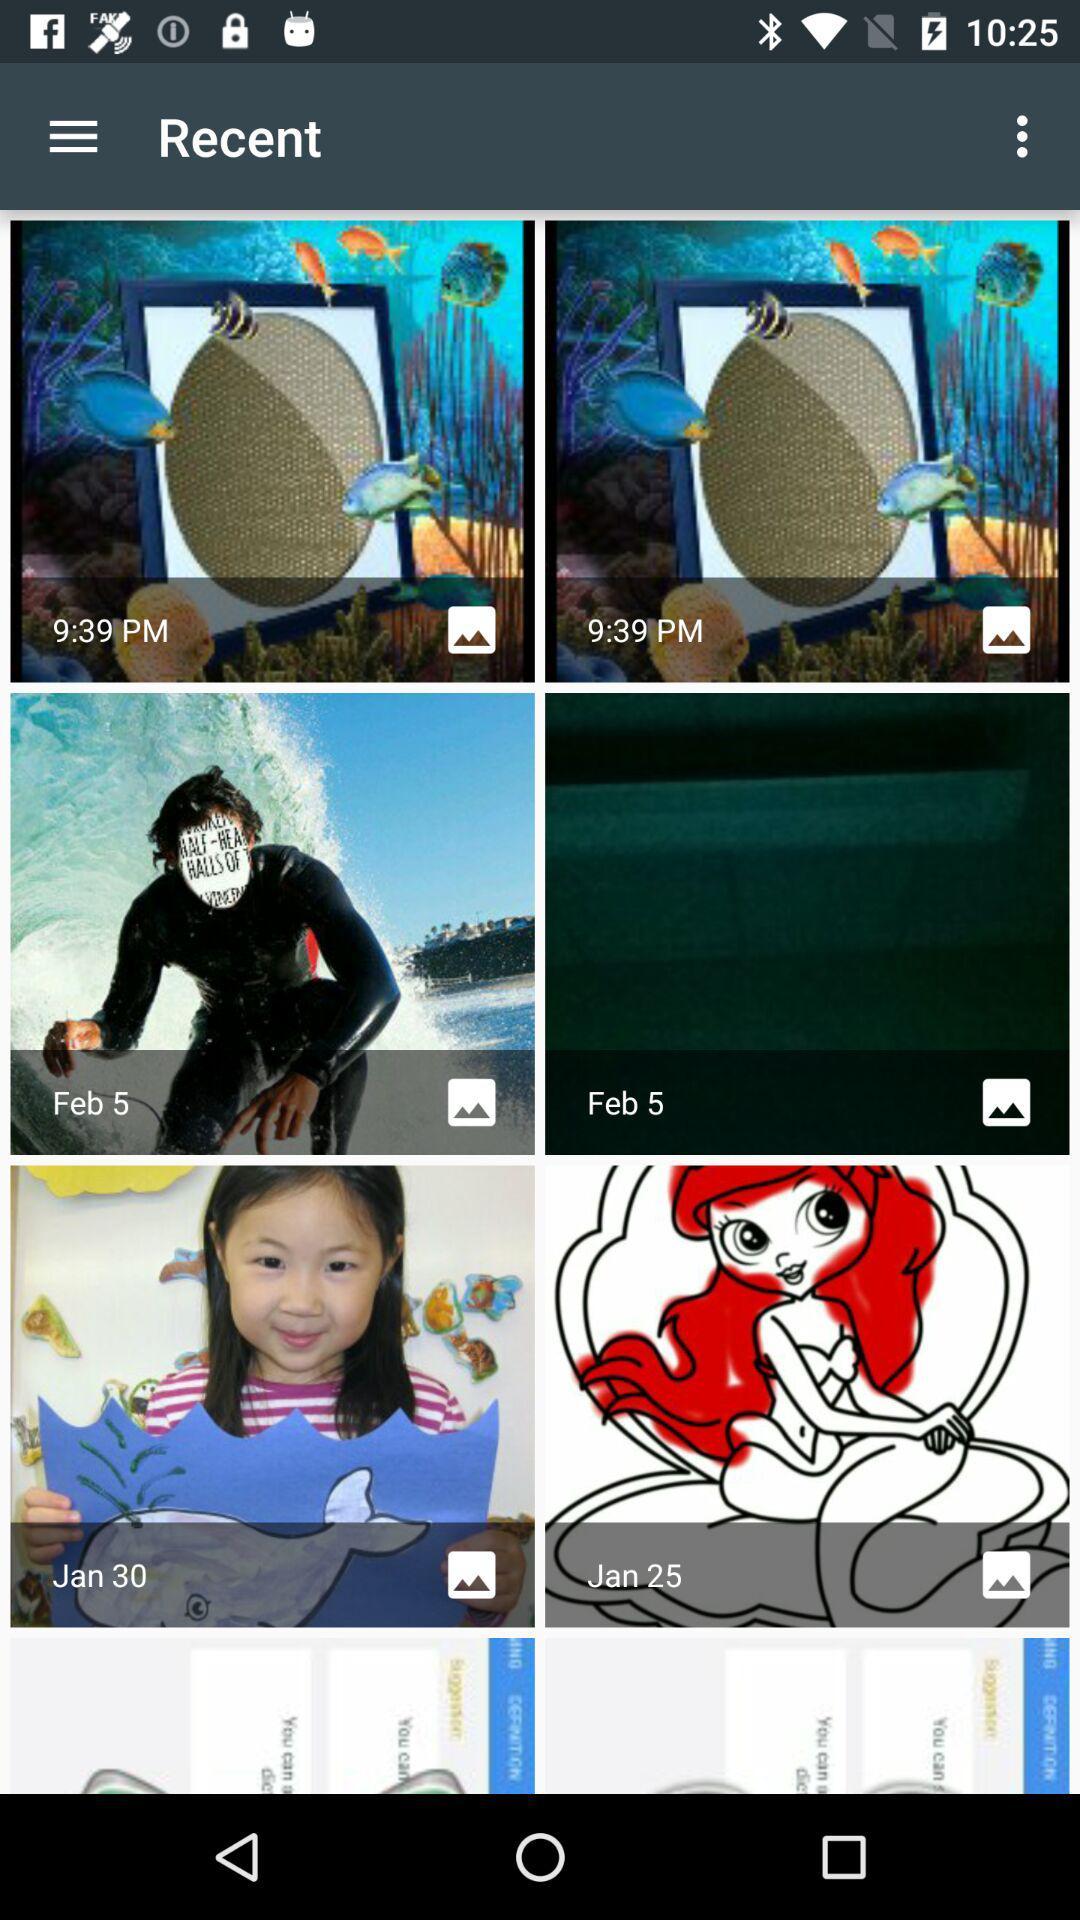 This screenshot has width=1080, height=1920. What do you see at coordinates (1027, 135) in the screenshot?
I see `the icon next to the recent icon` at bounding box center [1027, 135].